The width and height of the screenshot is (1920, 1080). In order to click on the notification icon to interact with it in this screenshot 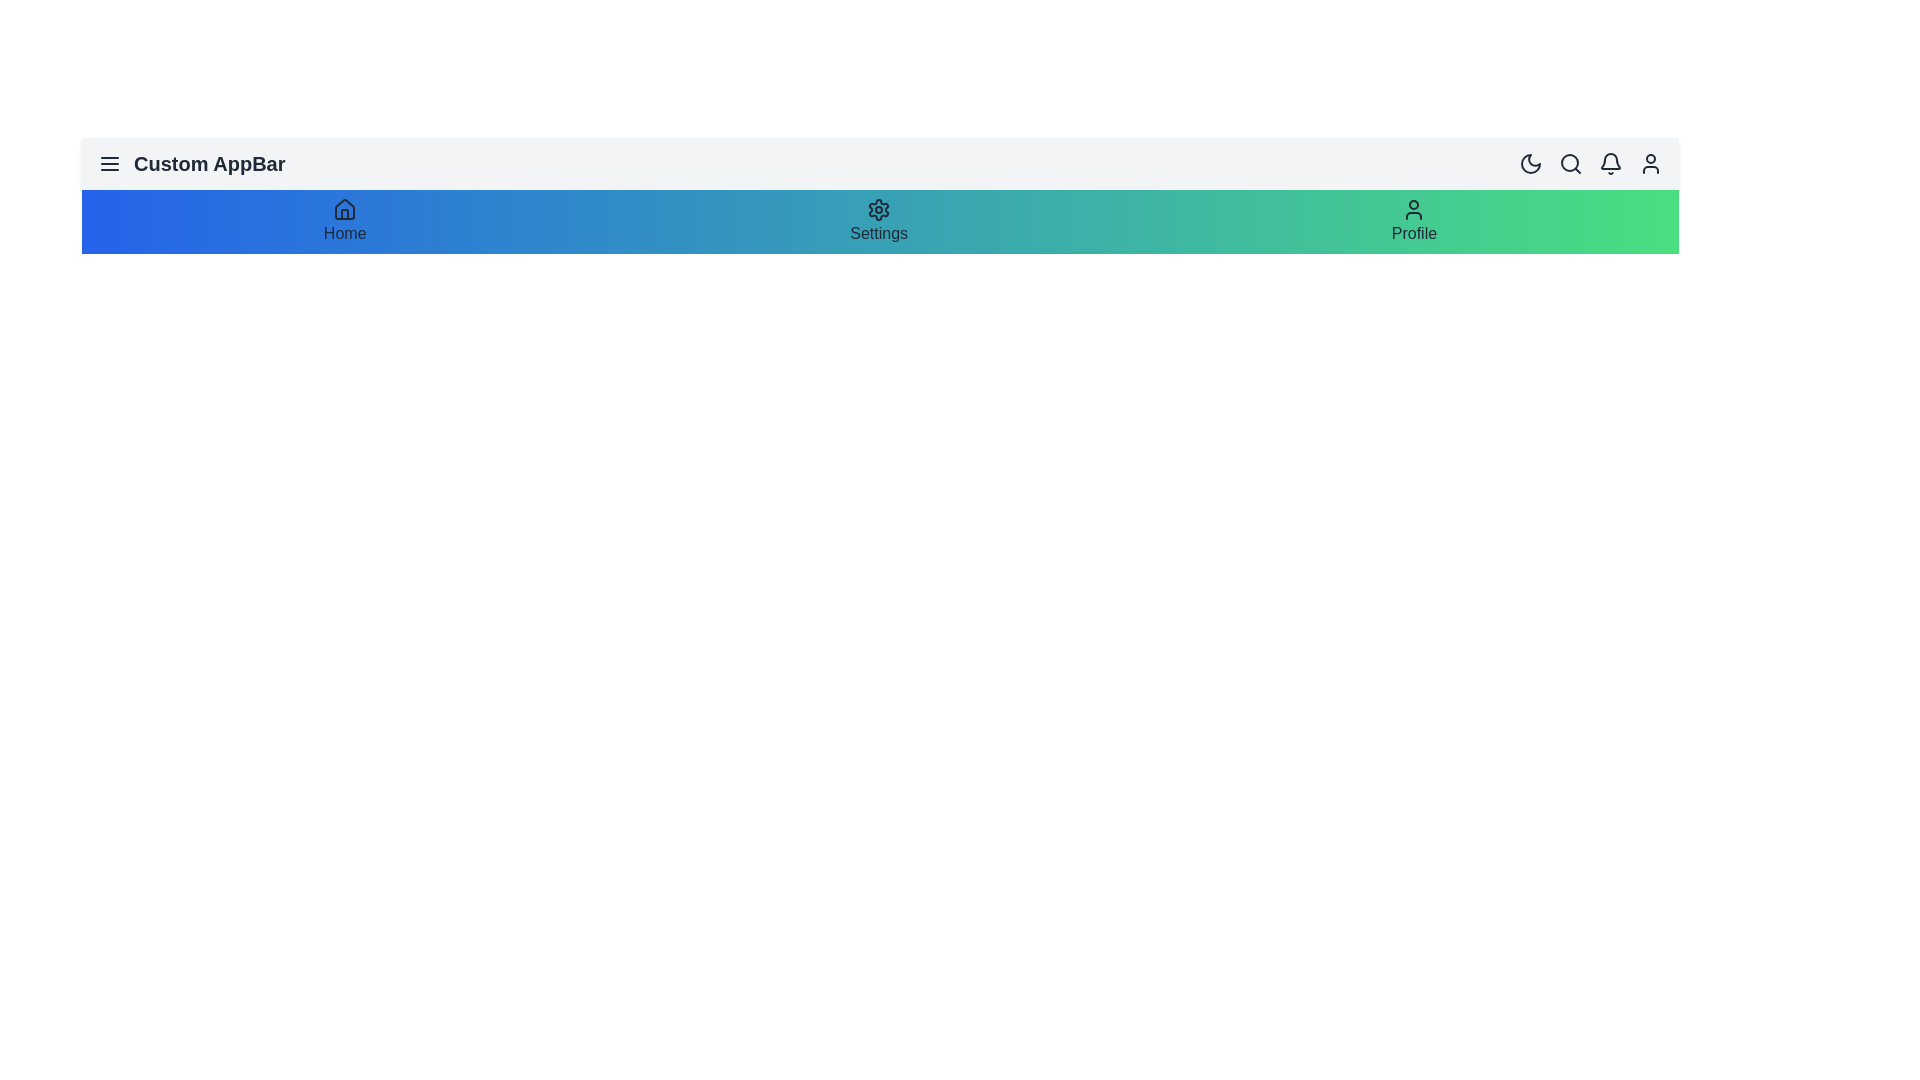, I will do `click(1611, 163)`.